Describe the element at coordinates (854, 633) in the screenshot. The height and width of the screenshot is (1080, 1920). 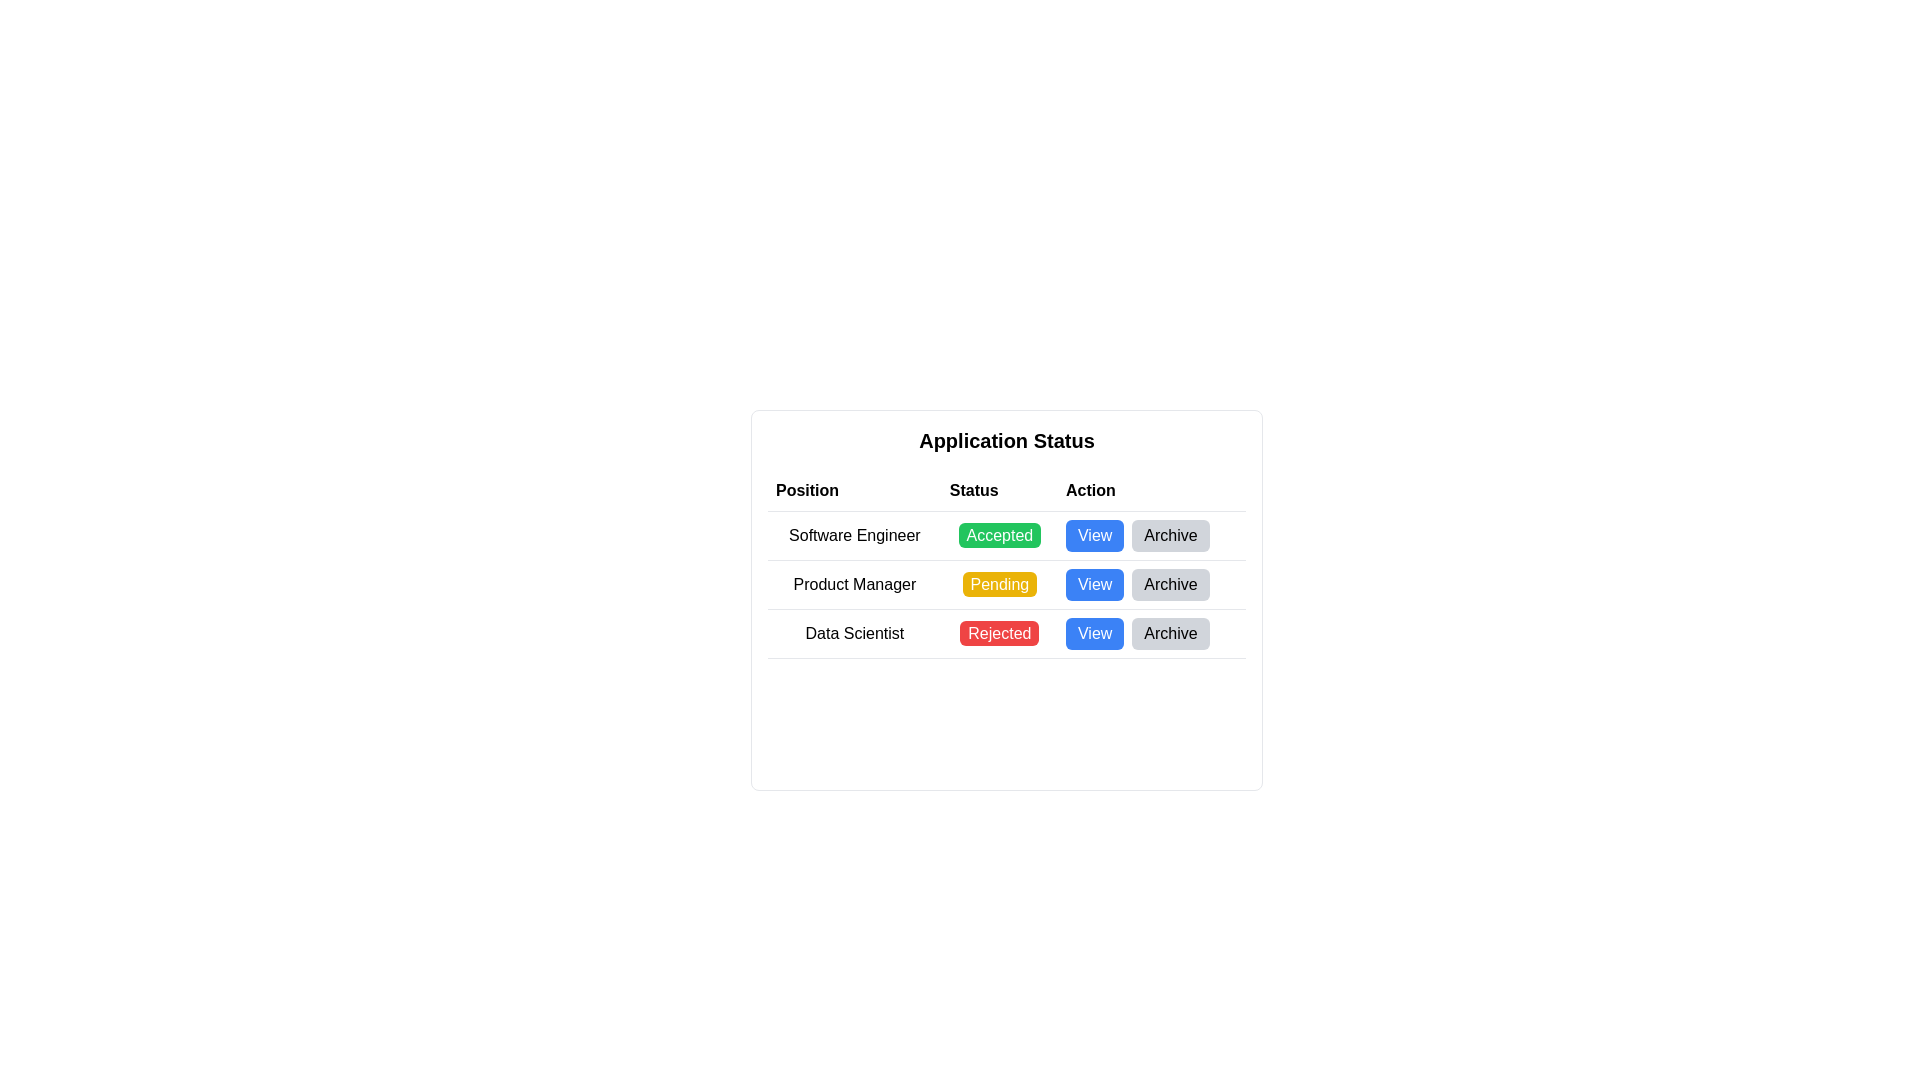
I see `static text label displaying 'Data Scientist', which is the first item in the row labeled 'Data Scientist' in a structured table, positioned to the left of the 'Rejected' status and 'View' action buttons` at that location.